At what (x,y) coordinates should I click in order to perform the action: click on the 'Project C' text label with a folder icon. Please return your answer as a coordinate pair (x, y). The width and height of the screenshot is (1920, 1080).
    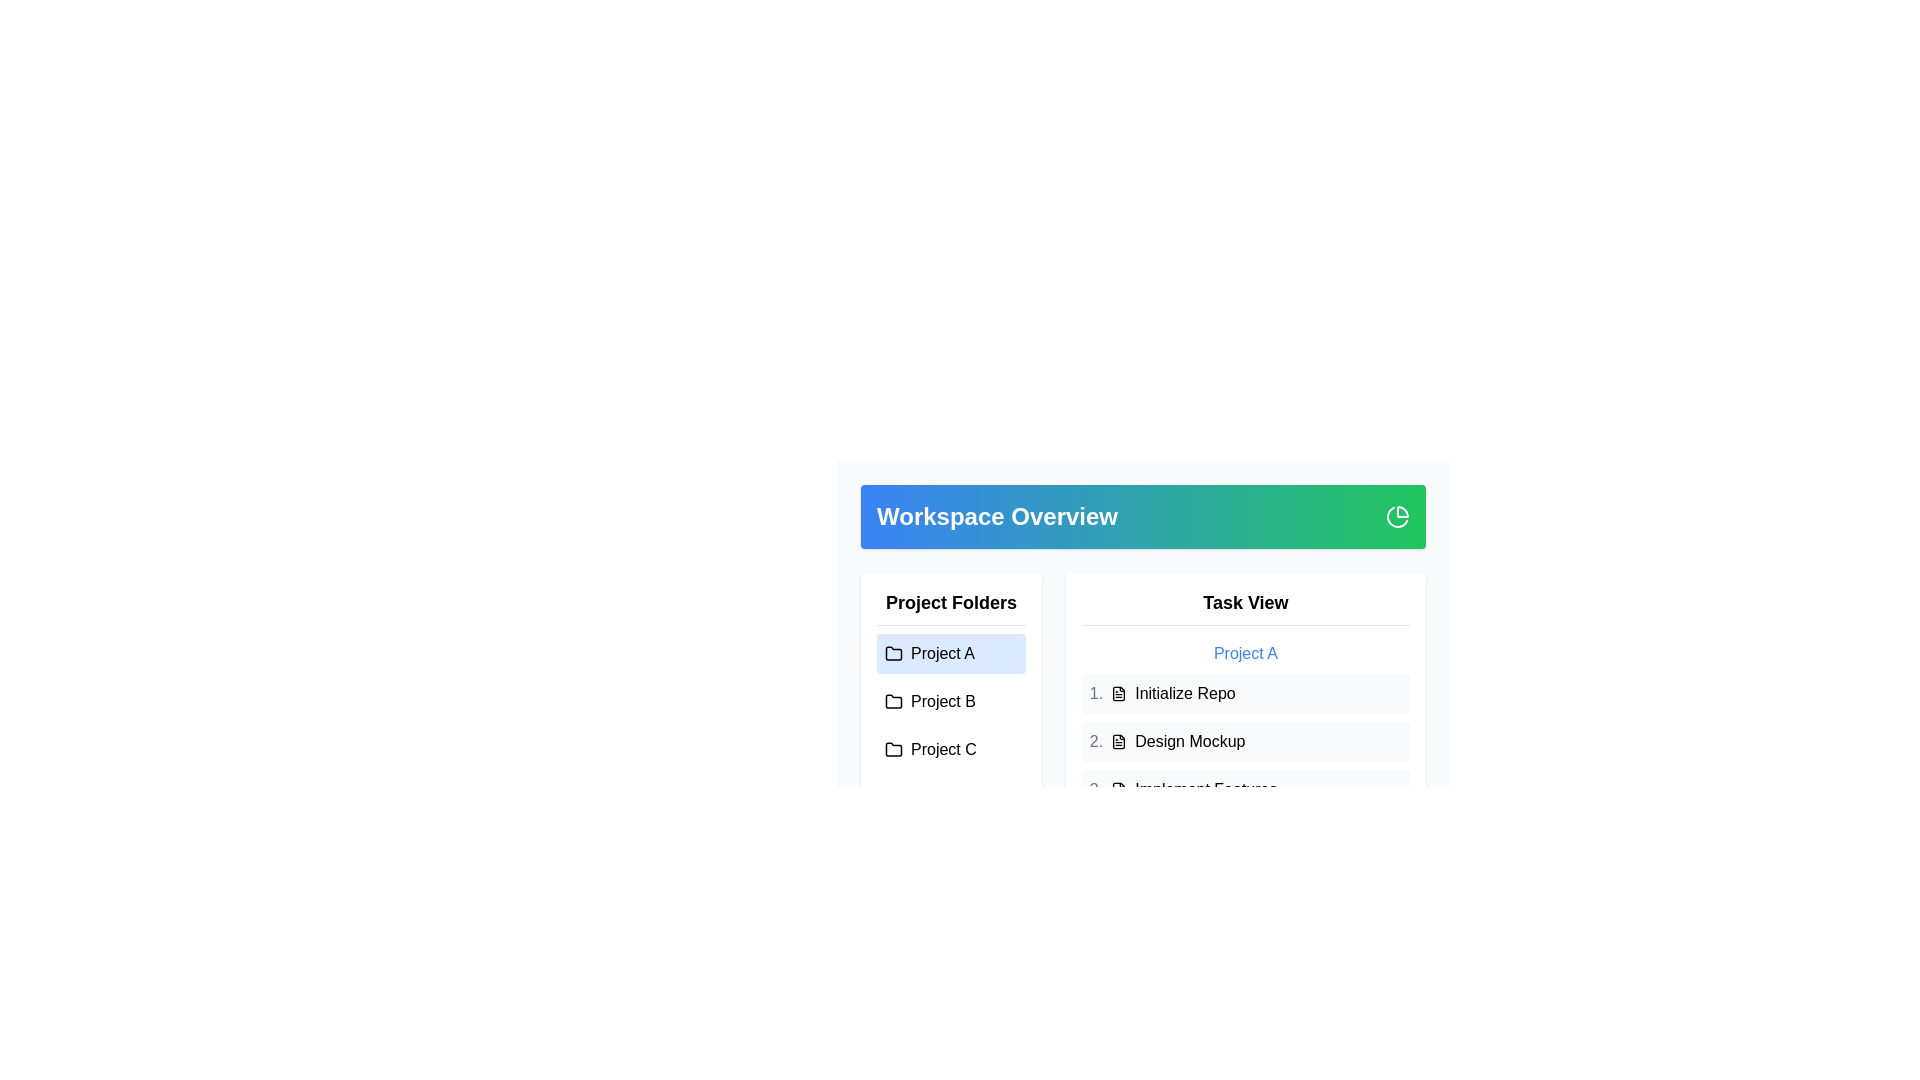
    Looking at the image, I should click on (950, 749).